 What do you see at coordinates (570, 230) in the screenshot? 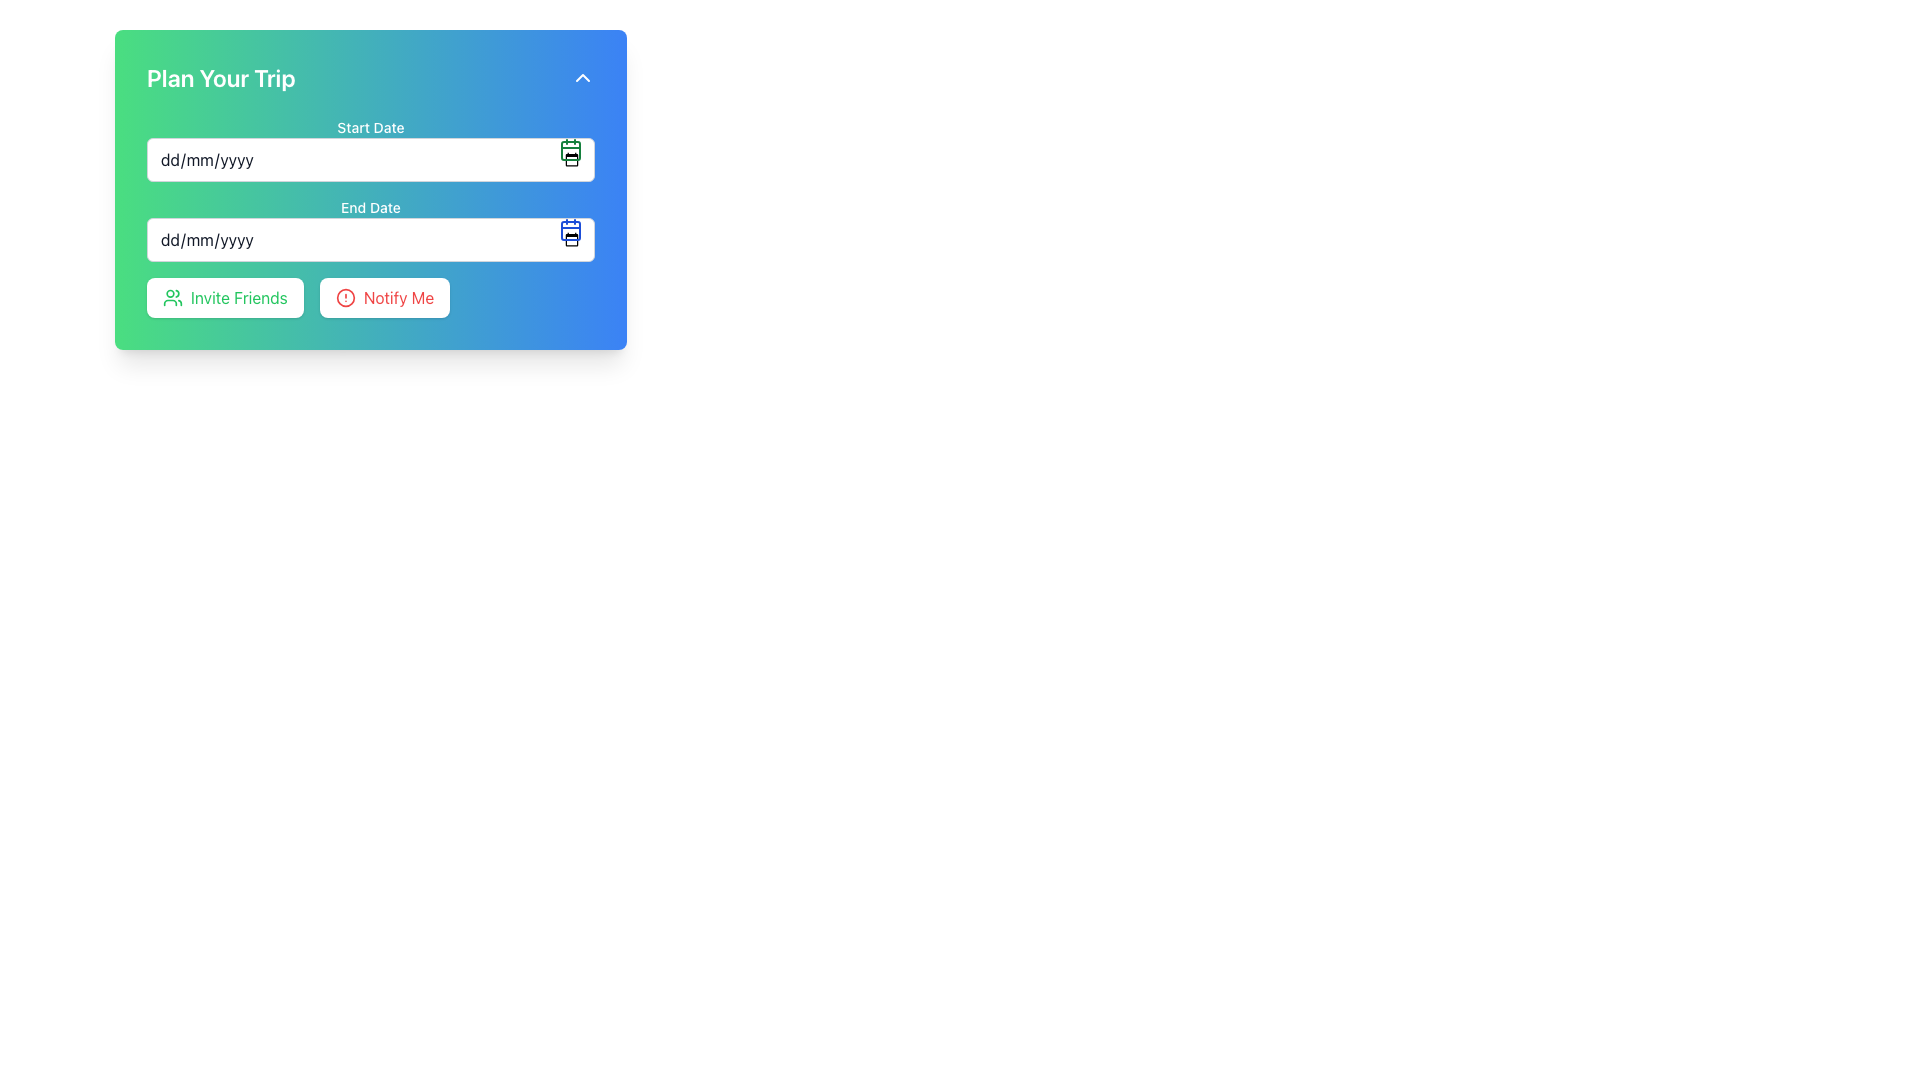
I see `the blue outer square frame of the calendar icon, which contains a small rounded rectangle, located to the right of the 'End Date' input field` at bounding box center [570, 230].